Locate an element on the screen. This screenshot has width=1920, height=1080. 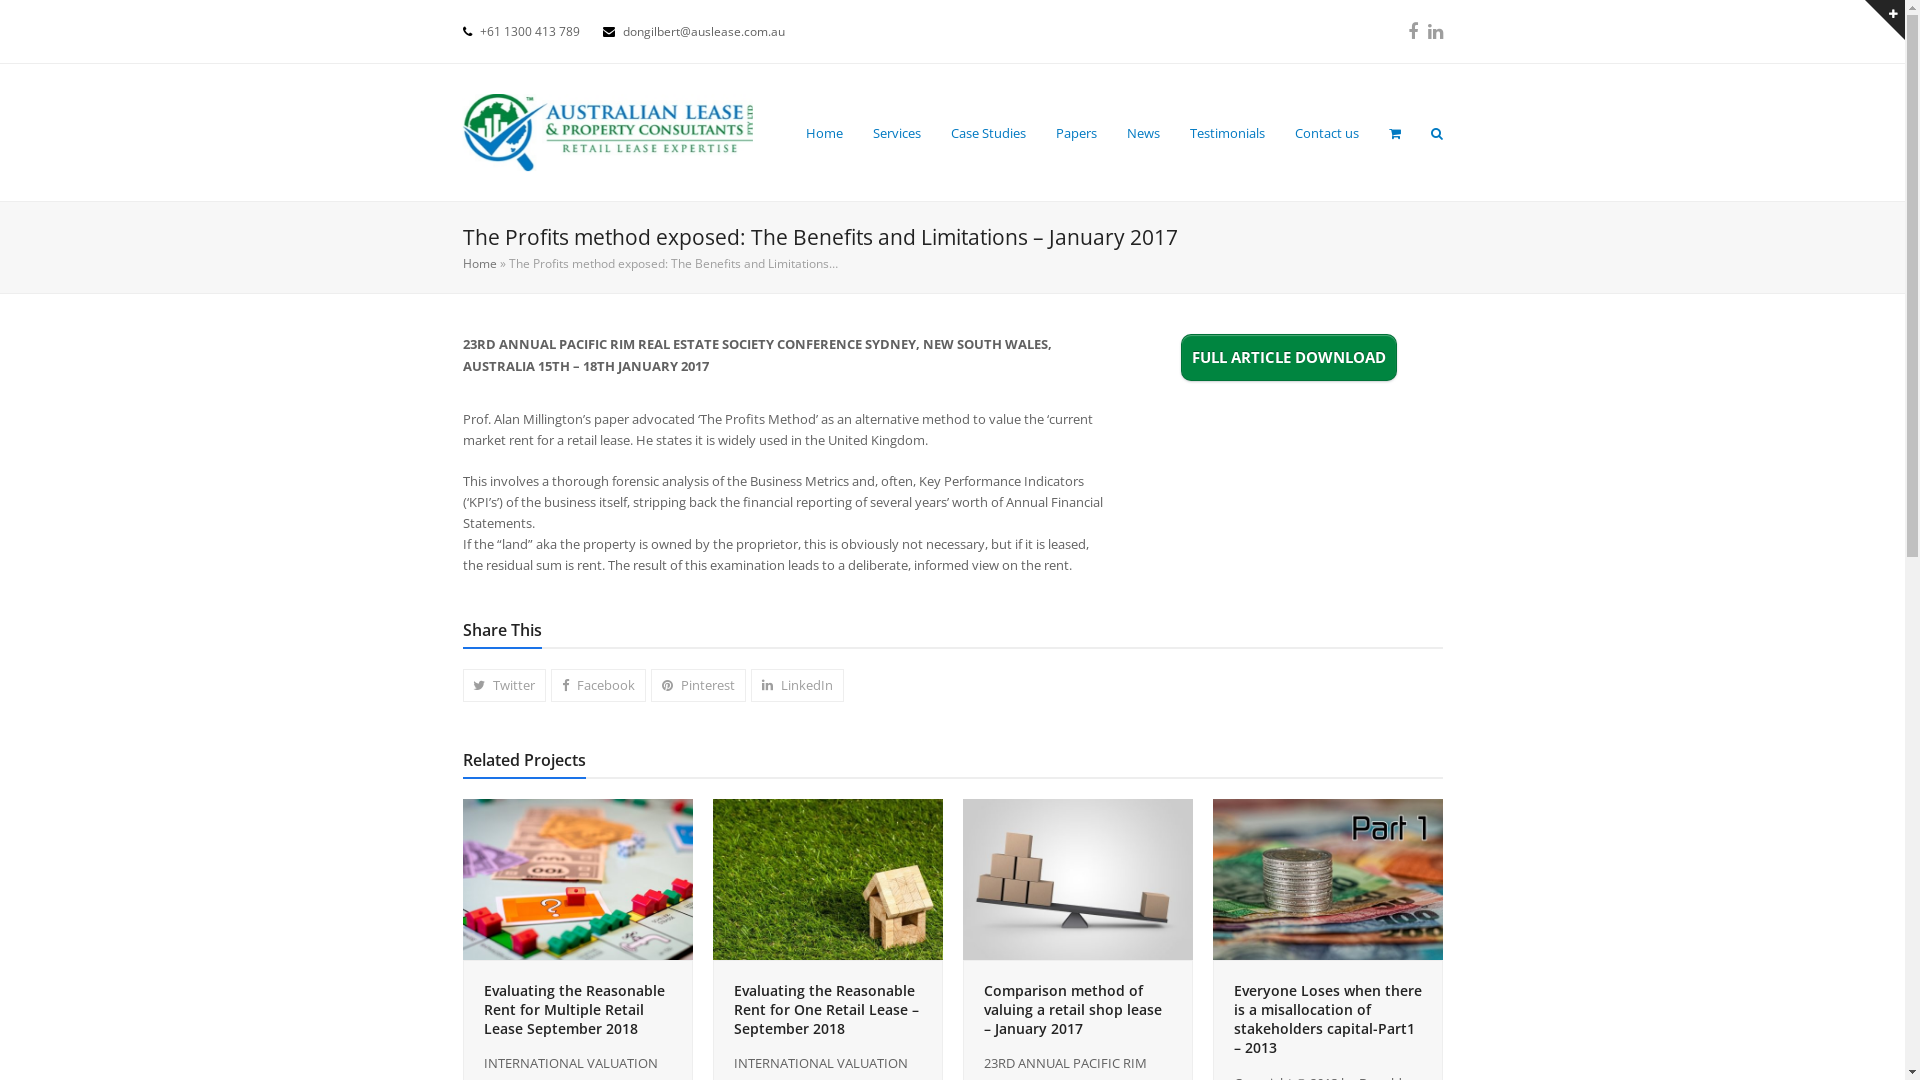
'Testimonials' is located at coordinates (1225, 132).